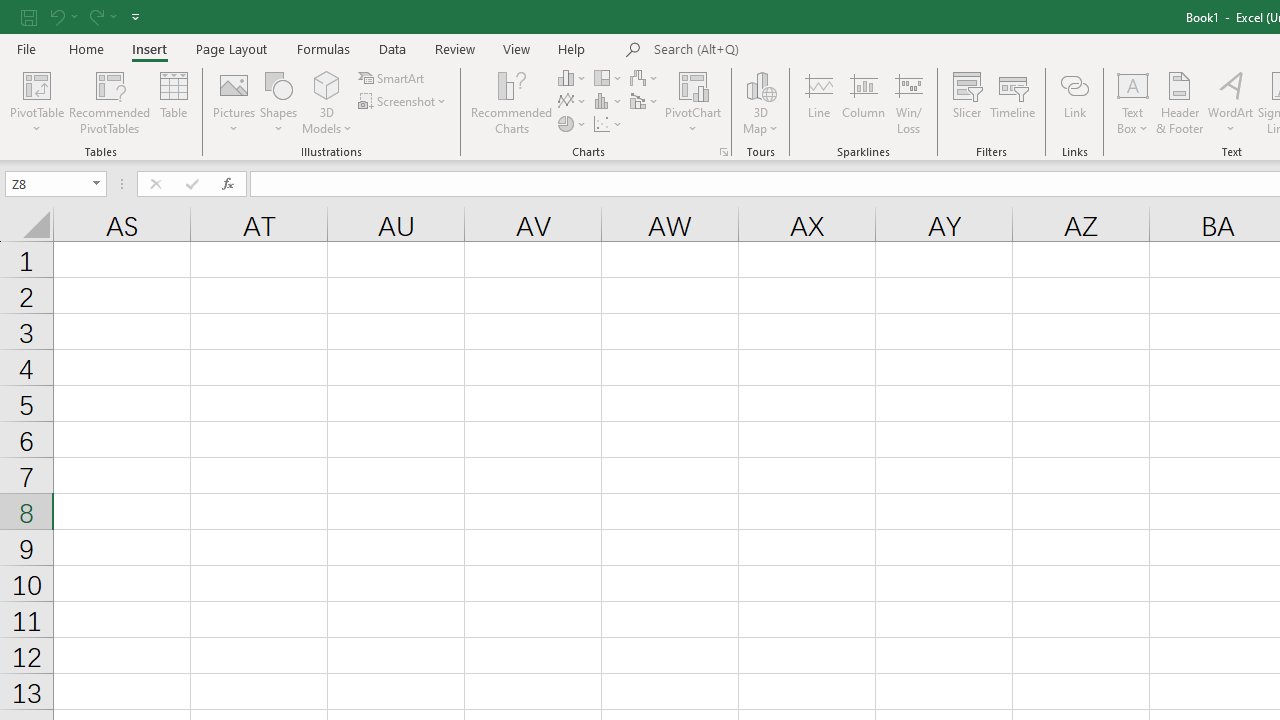  I want to click on 'Insert Line or Area Chart', so click(572, 101).